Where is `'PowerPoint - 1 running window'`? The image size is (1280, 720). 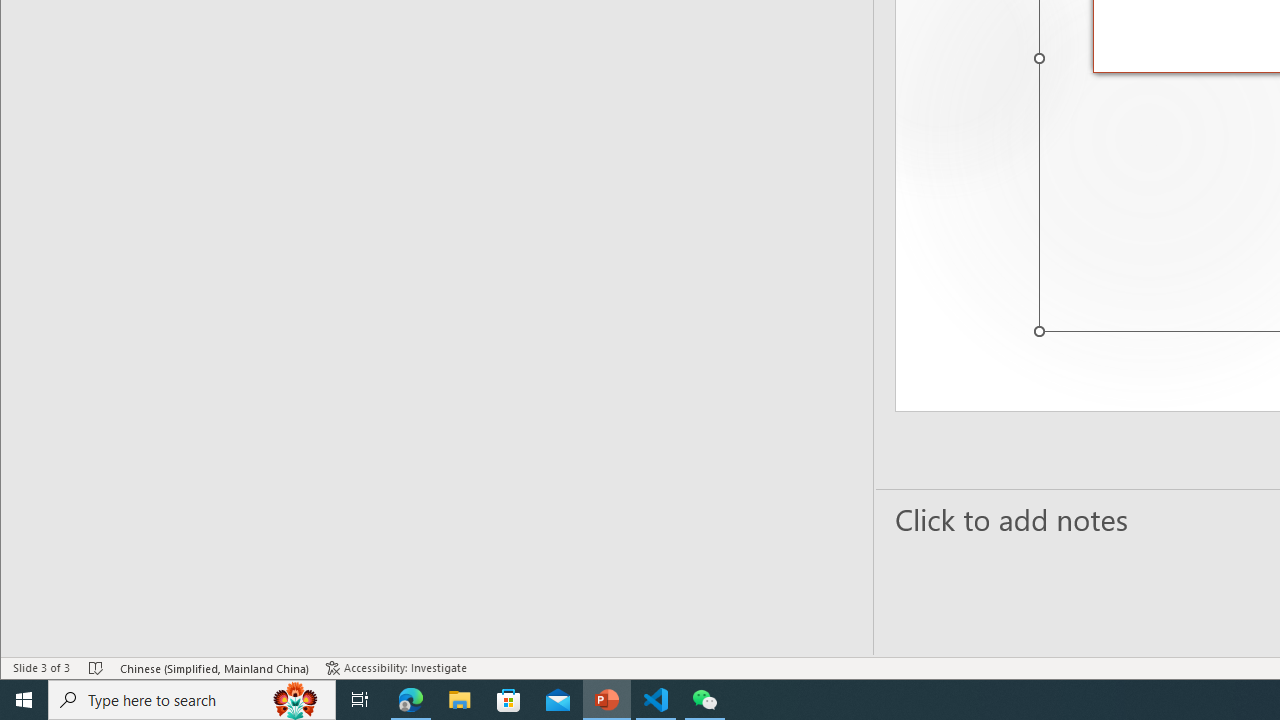
'PowerPoint - 1 running window' is located at coordinates (606, 698).